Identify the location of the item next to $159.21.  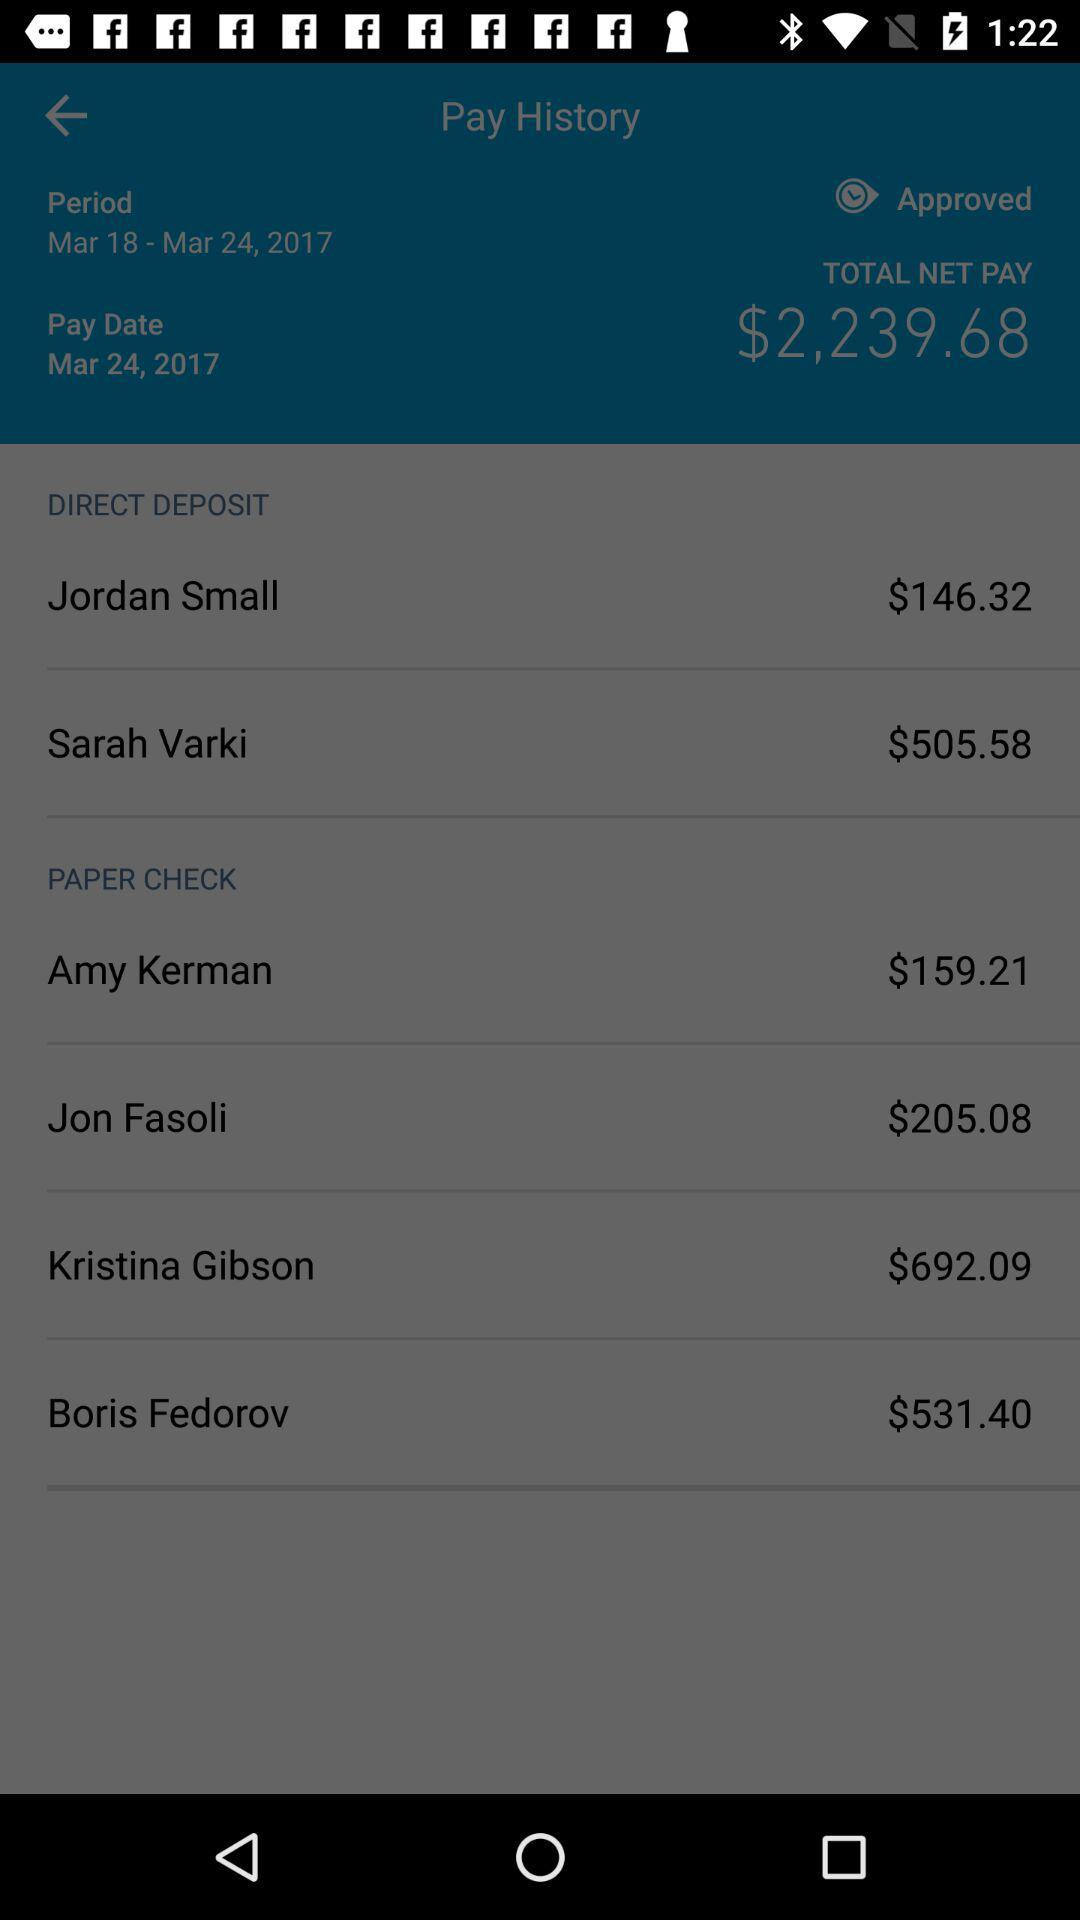
(293, 968).